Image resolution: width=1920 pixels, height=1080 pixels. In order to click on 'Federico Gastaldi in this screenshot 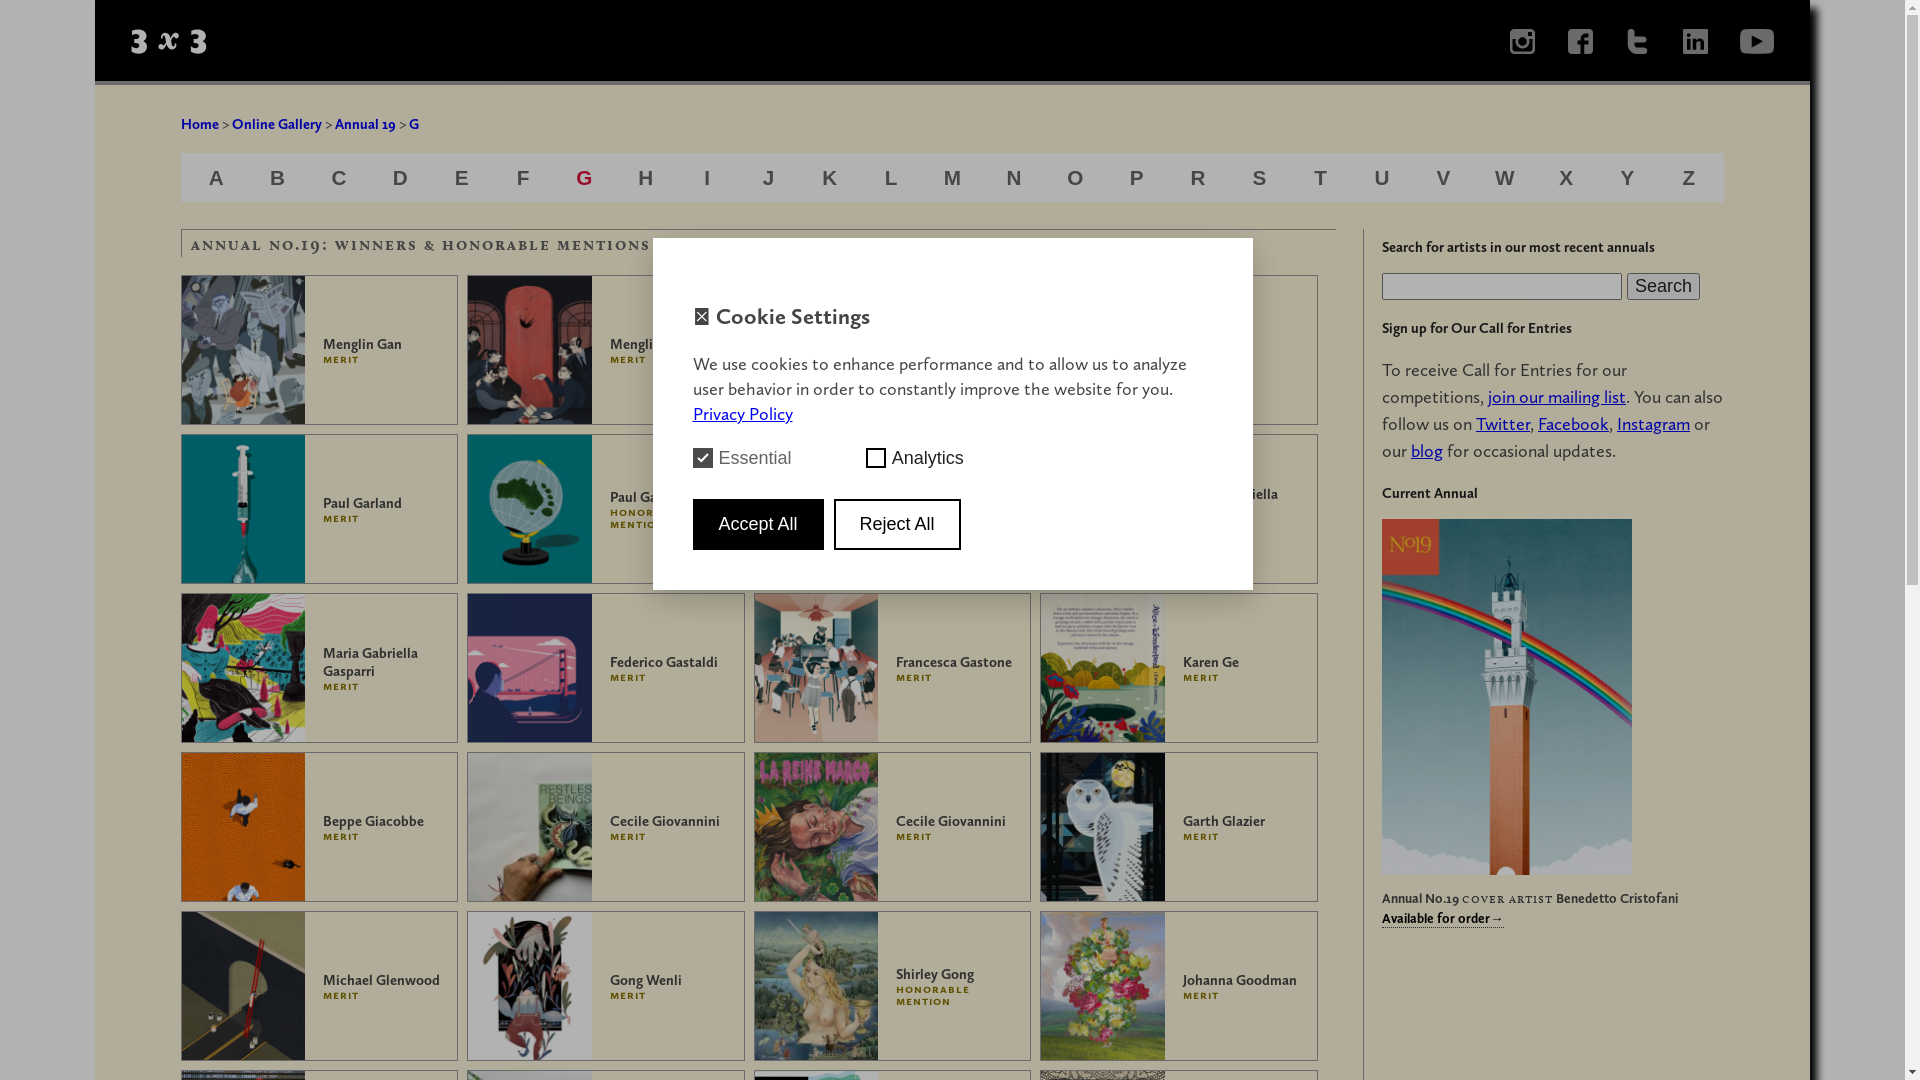, I will do `click(604, 667)`.